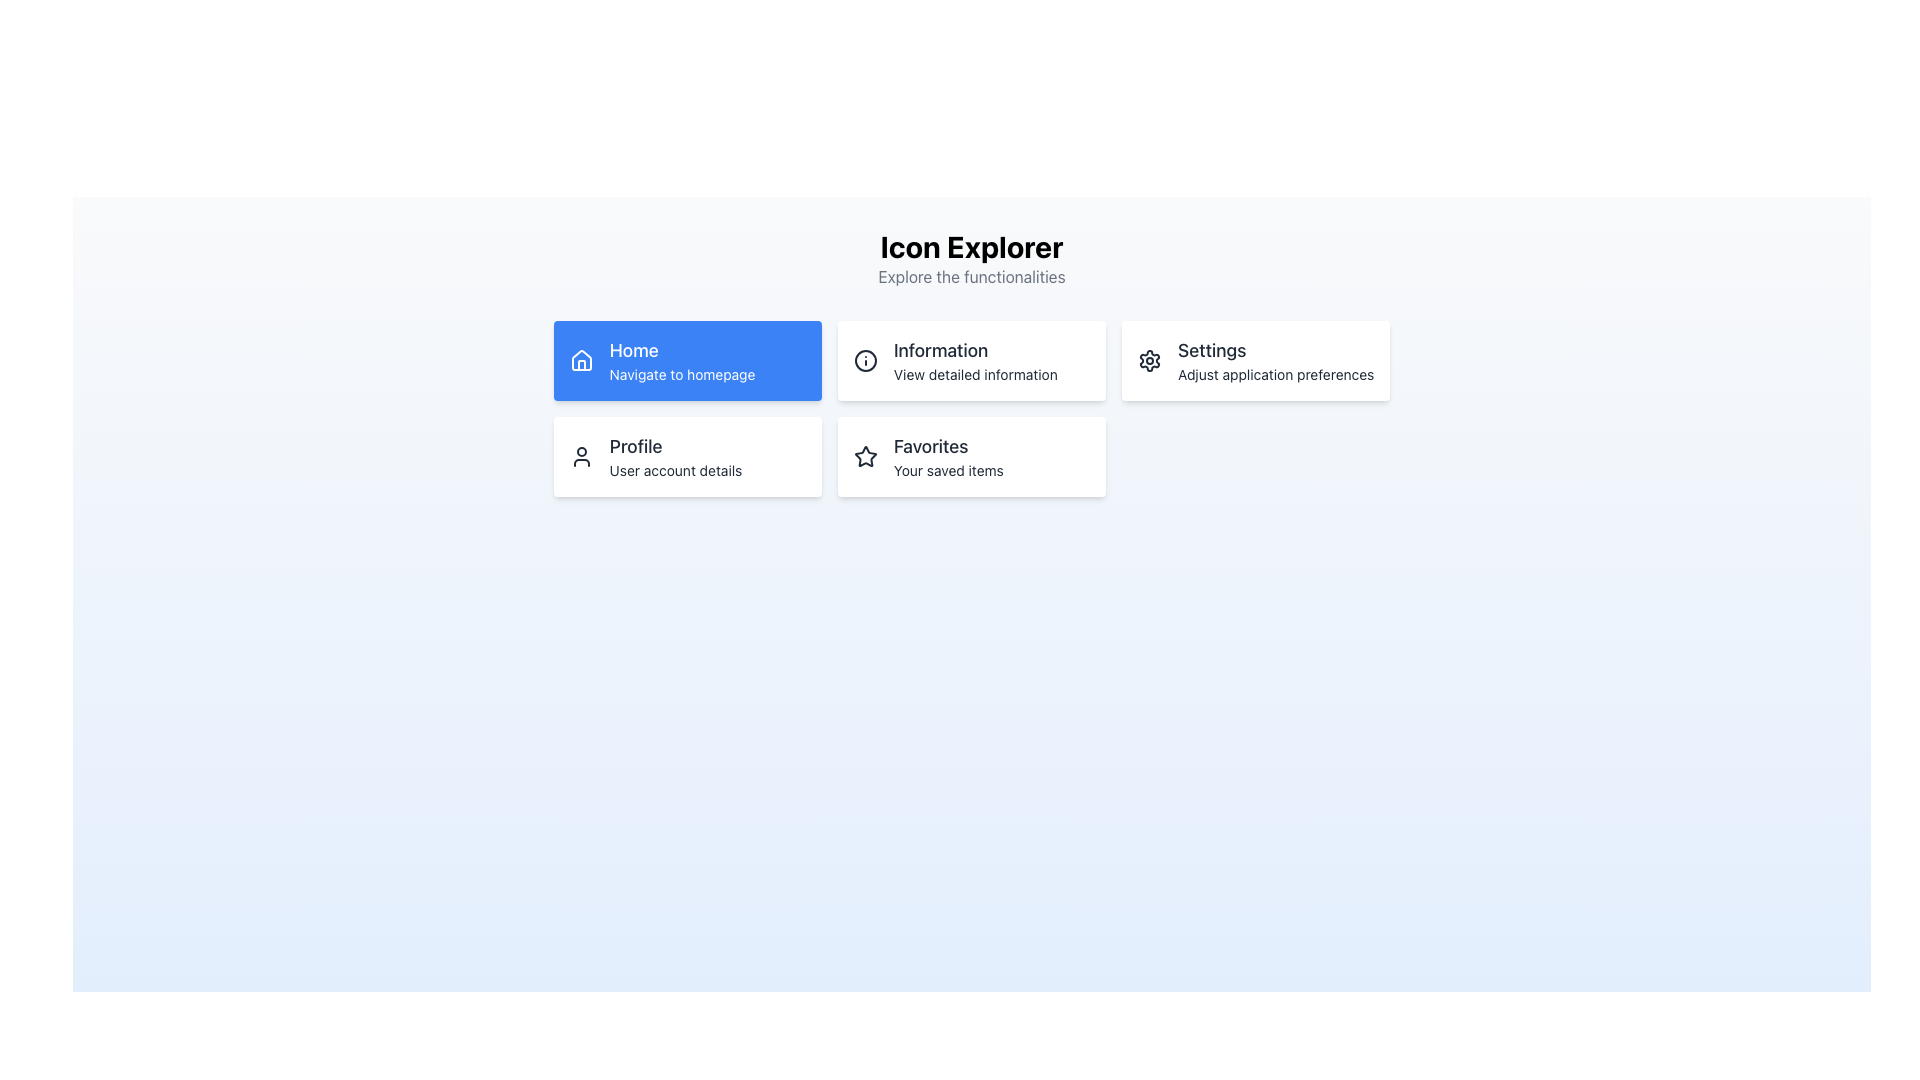  What do you see at coordinates (865, 456) in the screenshot?
I see `the star-like icon in the 'Favorites' section located in the bottom-right cell of the grid, which has a white fill and a dark outline` at bounding box center [865, 456].